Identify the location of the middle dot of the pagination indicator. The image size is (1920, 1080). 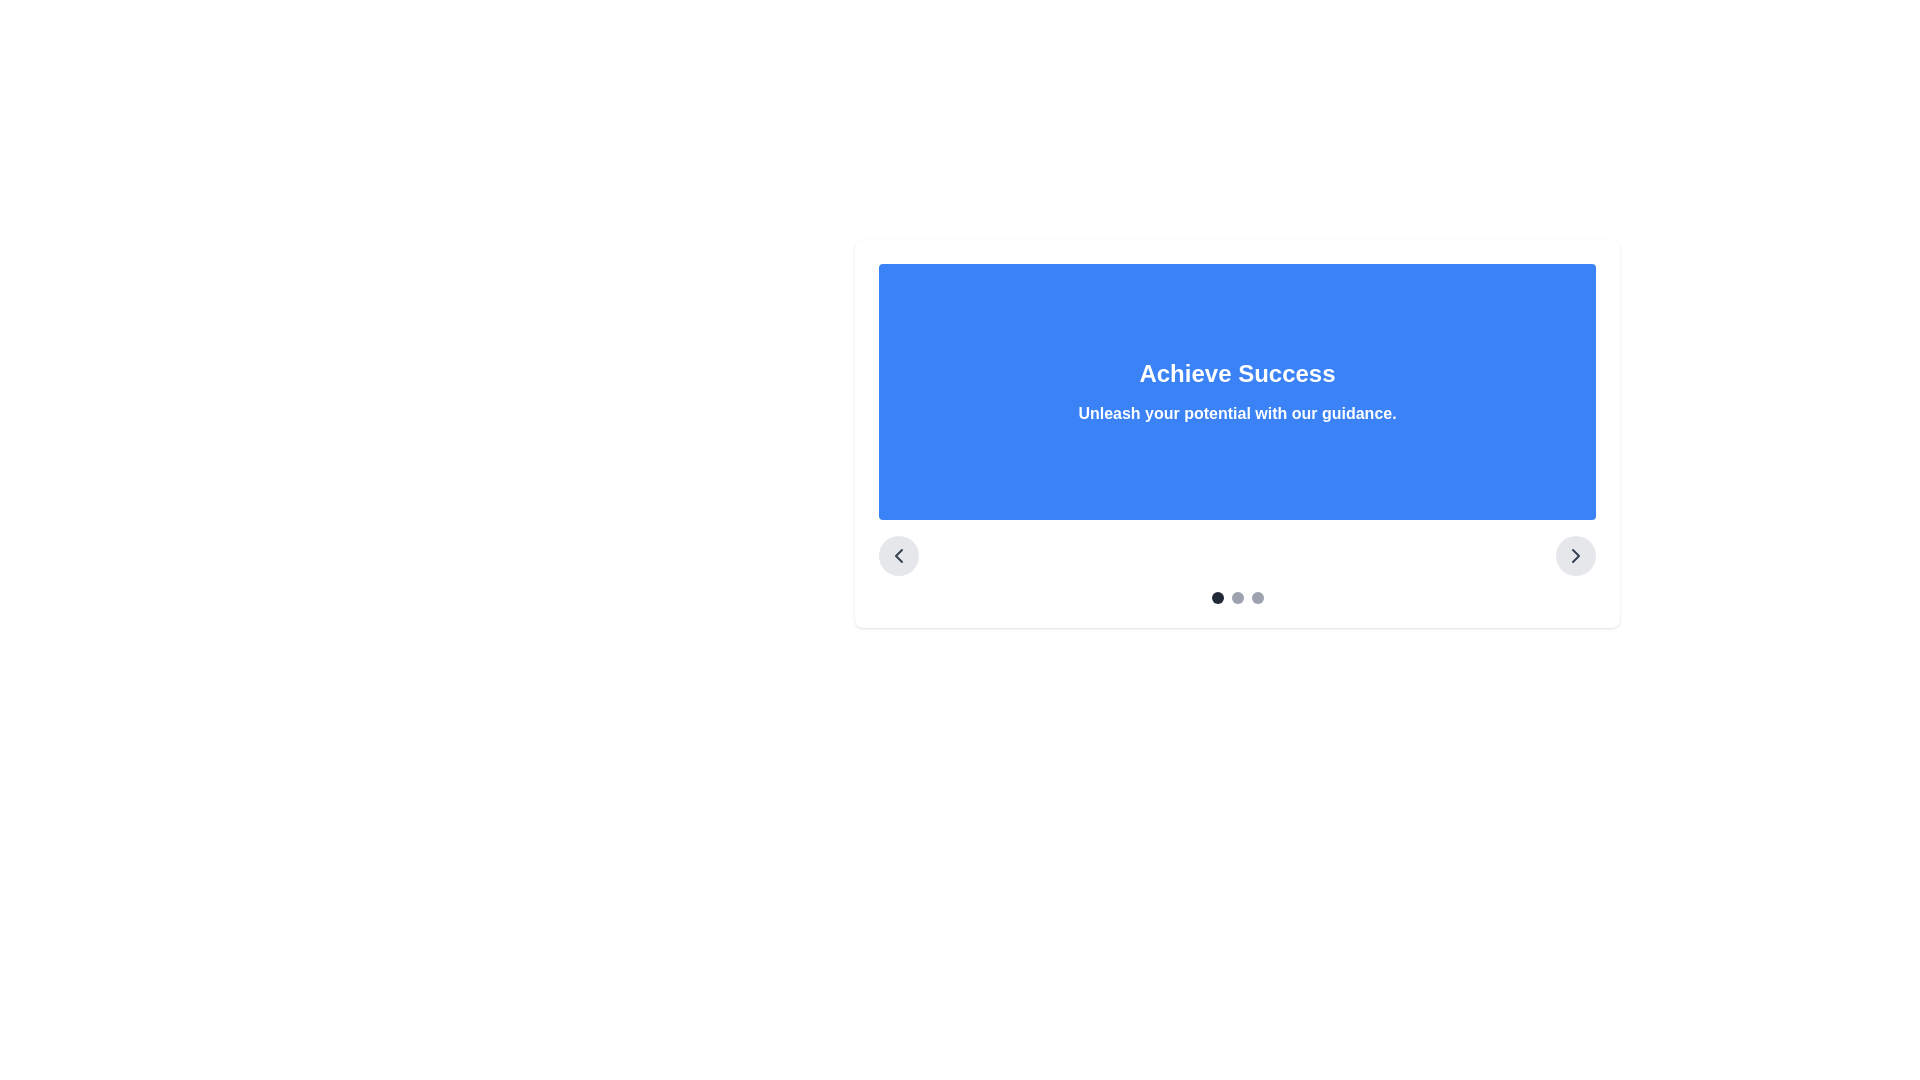
(1236, 596).